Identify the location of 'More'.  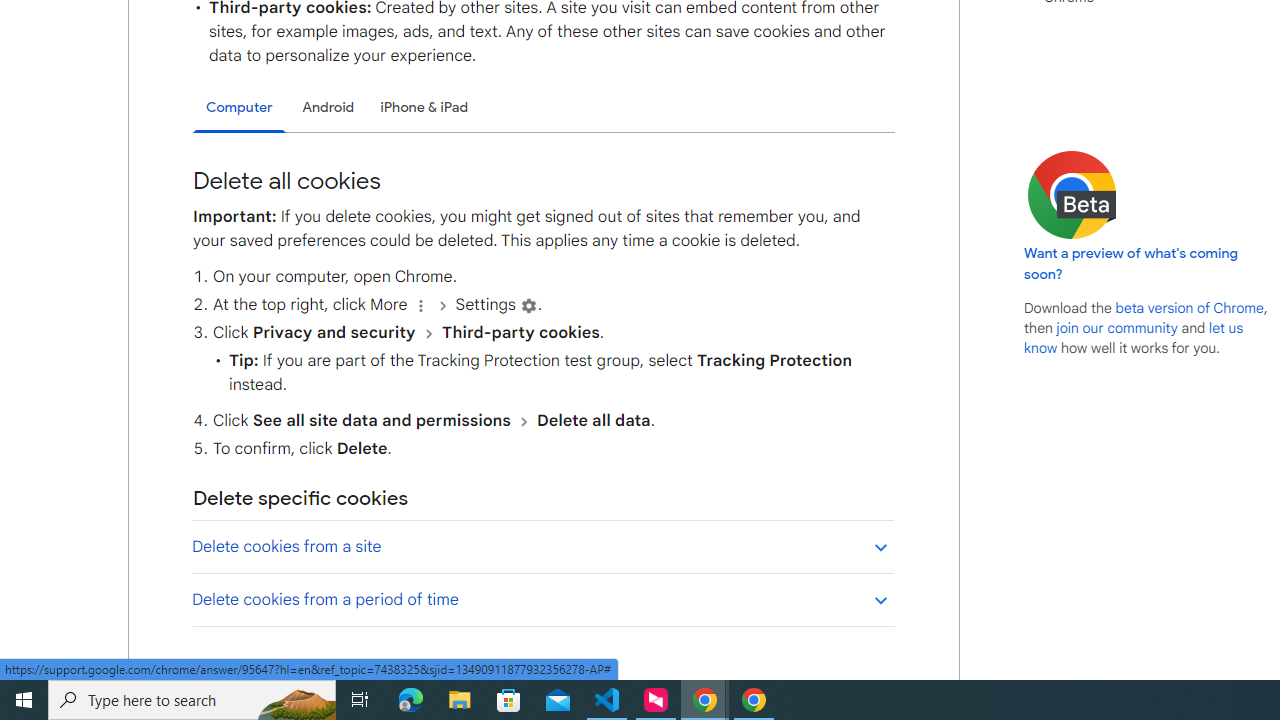
(419, 305).